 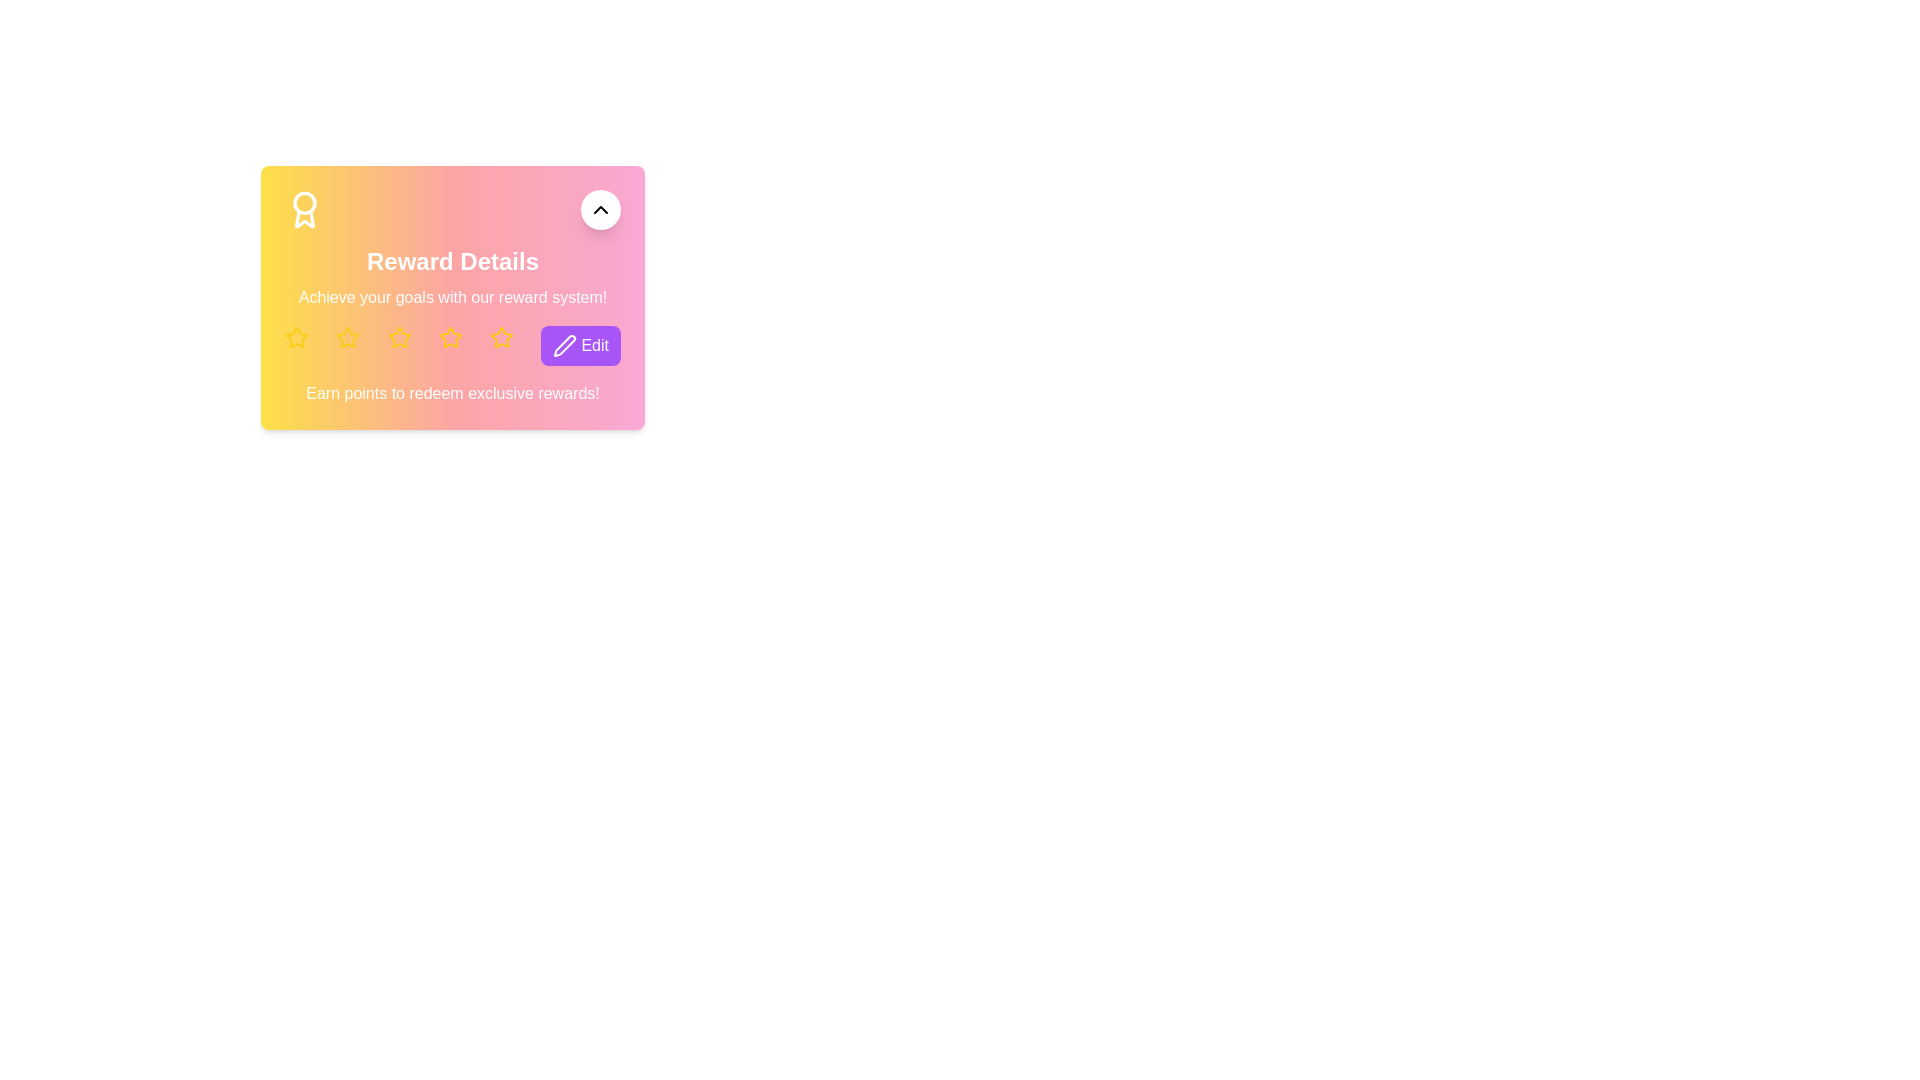 I want to click on the circular yellow icon located at the top left corner of the reward card section, so click(x=304, y=203).